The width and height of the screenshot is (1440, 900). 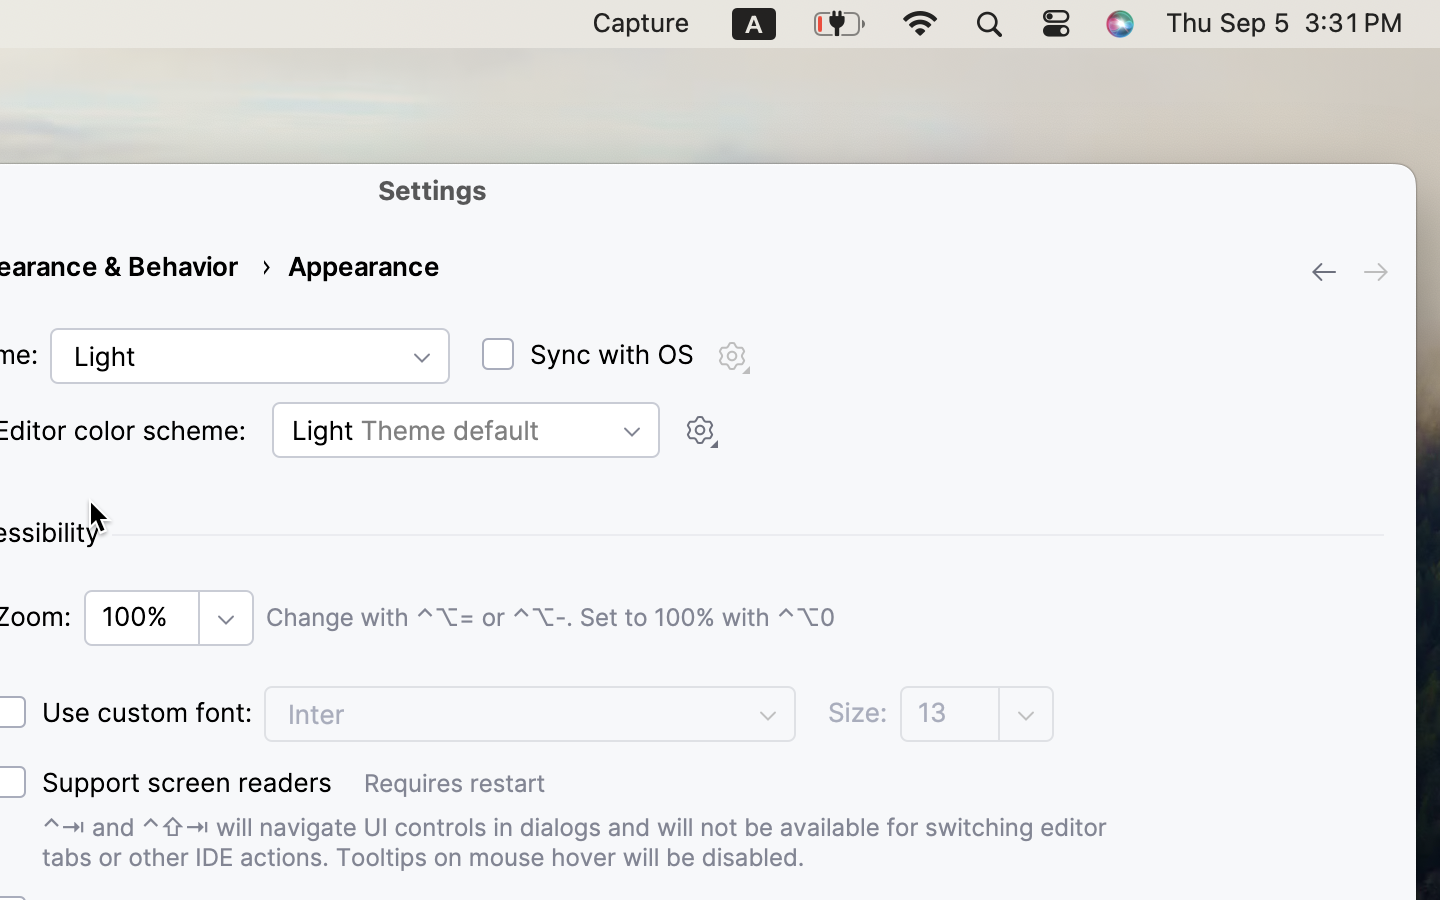 What do you see at coordinates (143, 617) in the screenshot?
I see `'100%'` at bounding box center [143, 617].